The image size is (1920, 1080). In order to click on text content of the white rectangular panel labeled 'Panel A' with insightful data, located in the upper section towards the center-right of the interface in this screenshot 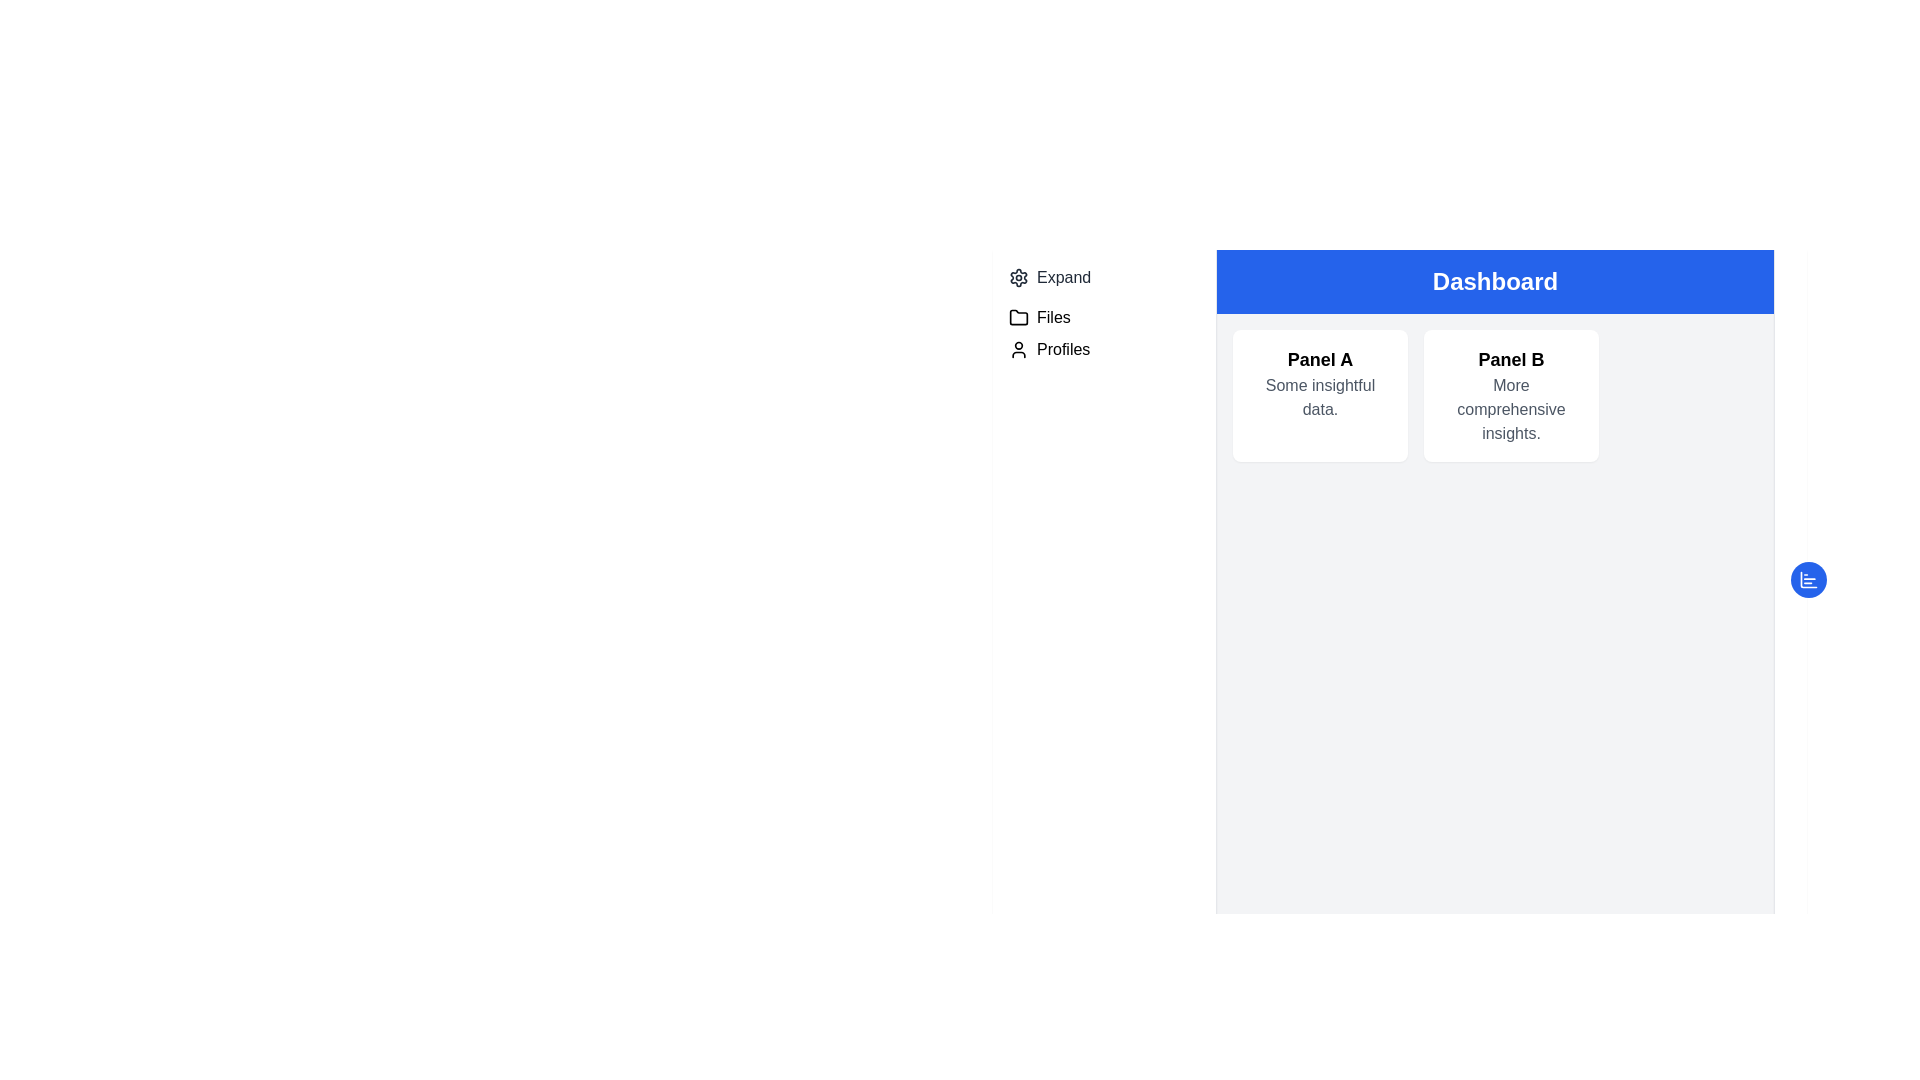, I will do `click(1320, 396)`.